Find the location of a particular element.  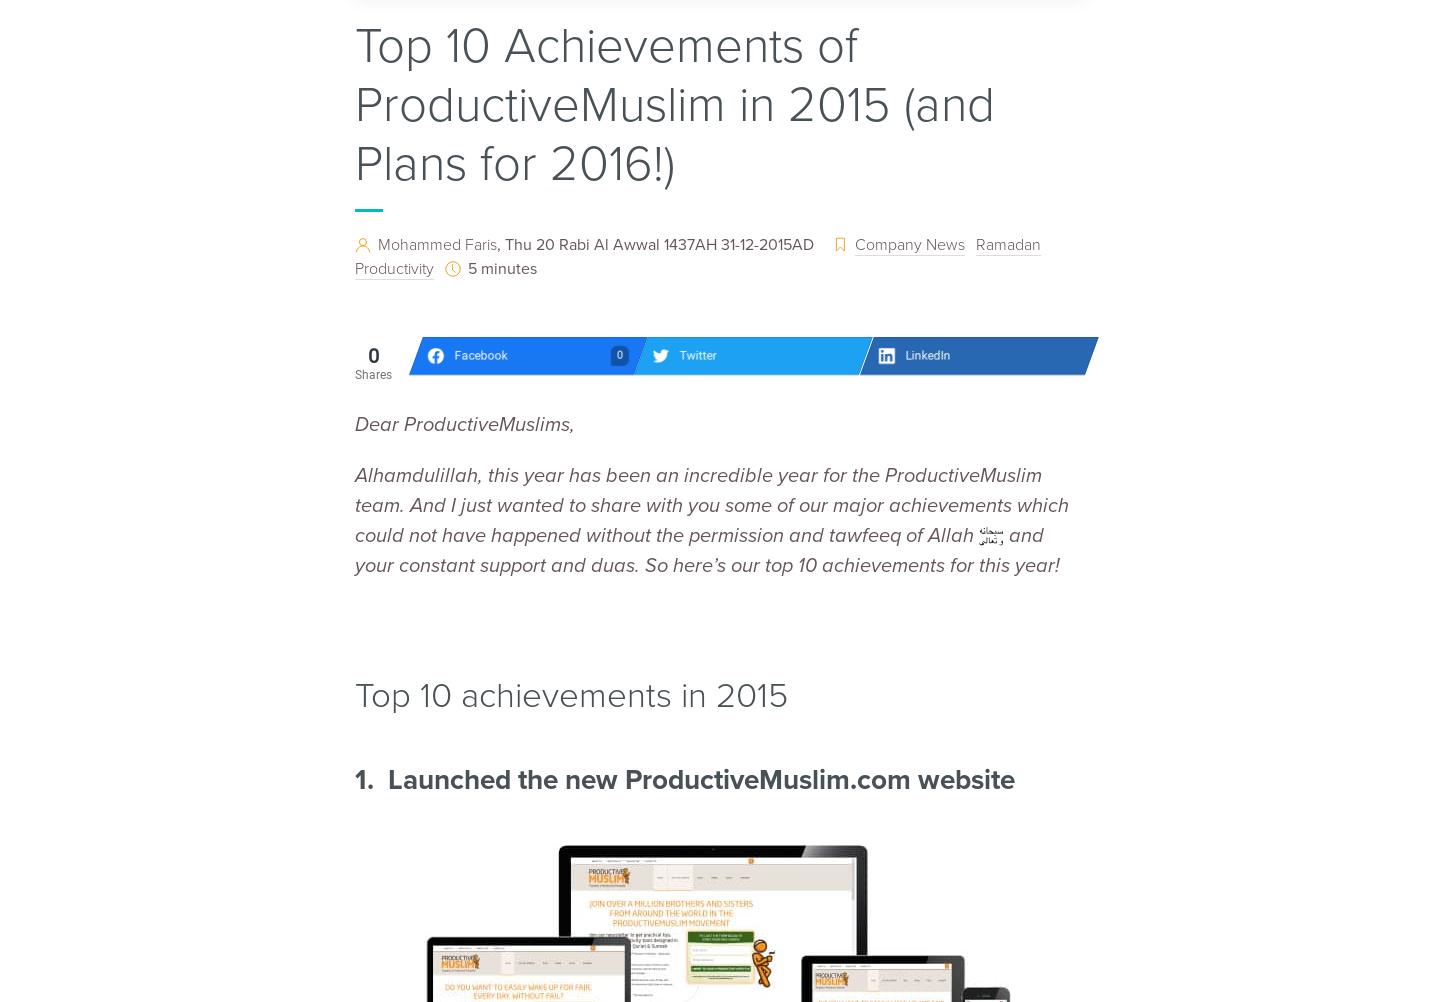

'Ramadan Productivity' is located at coordinates (697, 255).